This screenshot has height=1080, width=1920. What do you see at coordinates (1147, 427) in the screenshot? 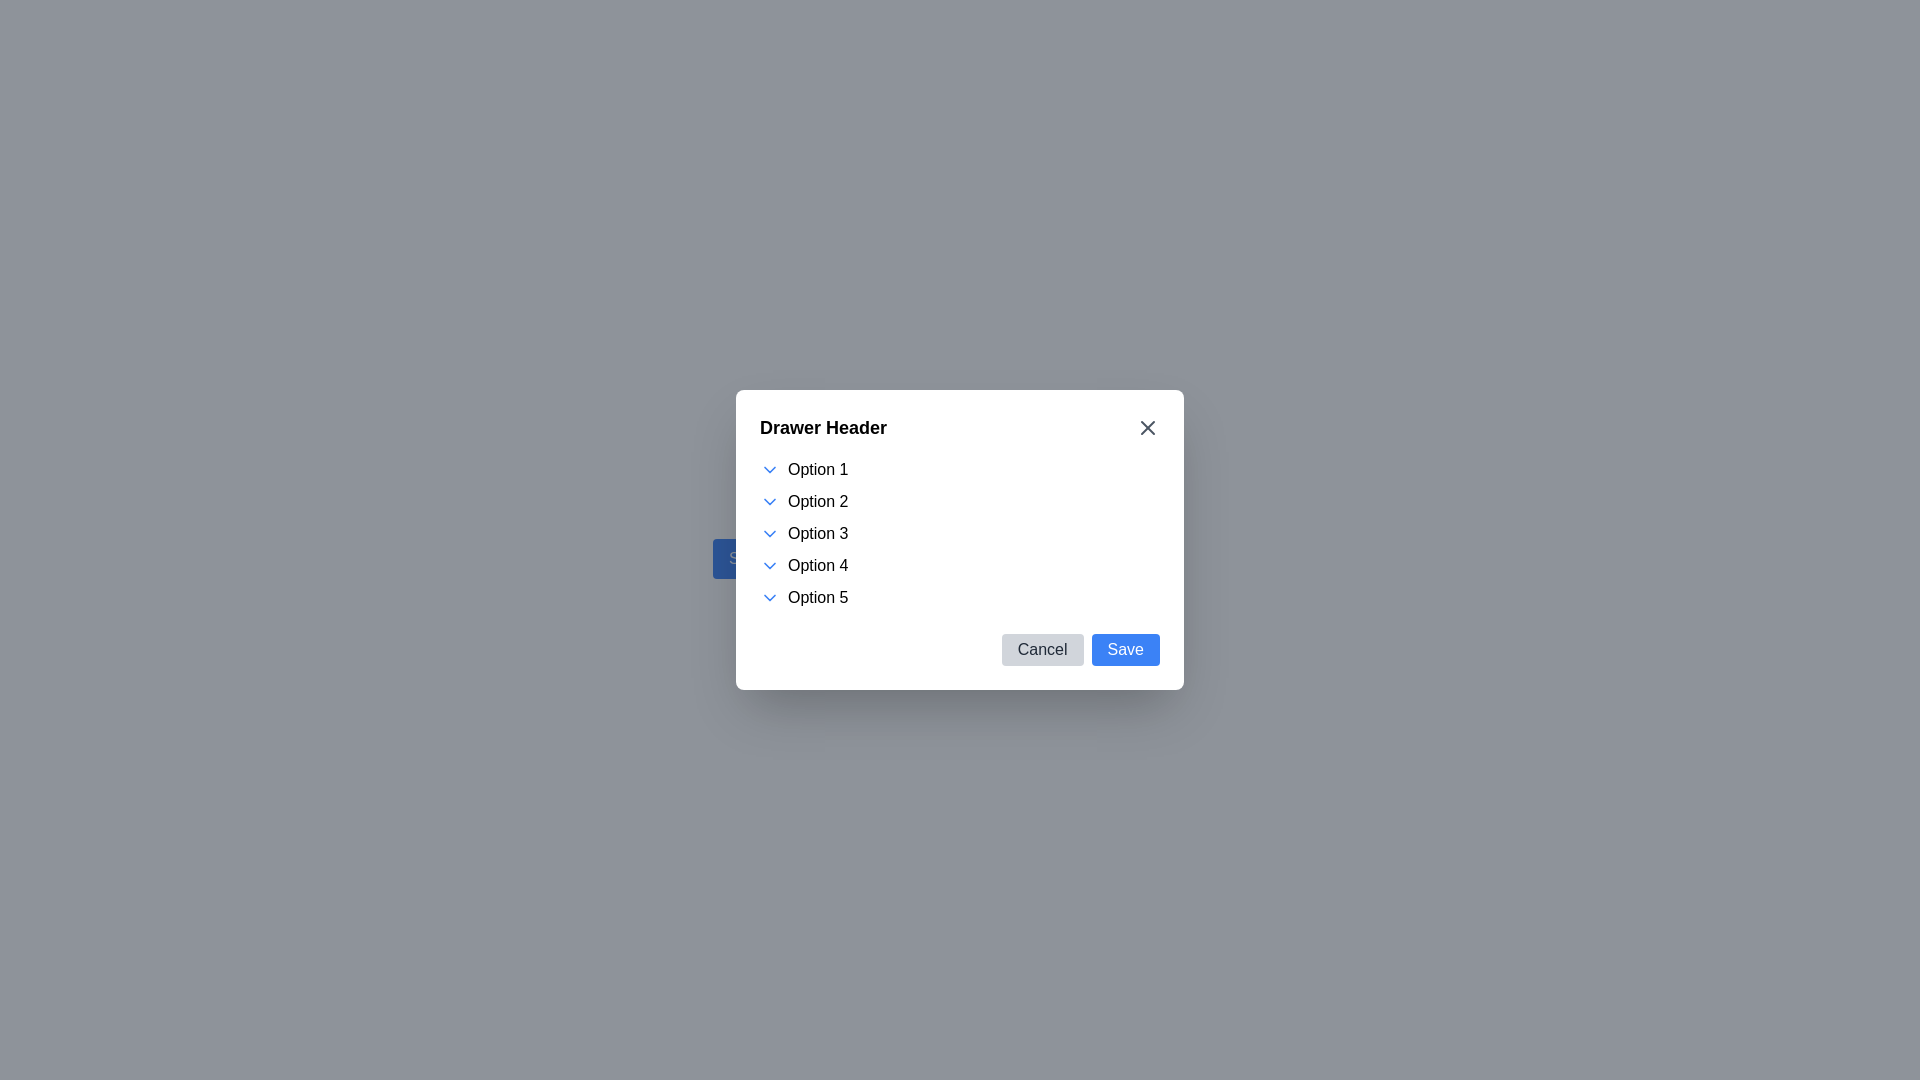
I see `the Close Button Icon located in the top-right corner of the dialog interface` at bounding box center [1147, 427].